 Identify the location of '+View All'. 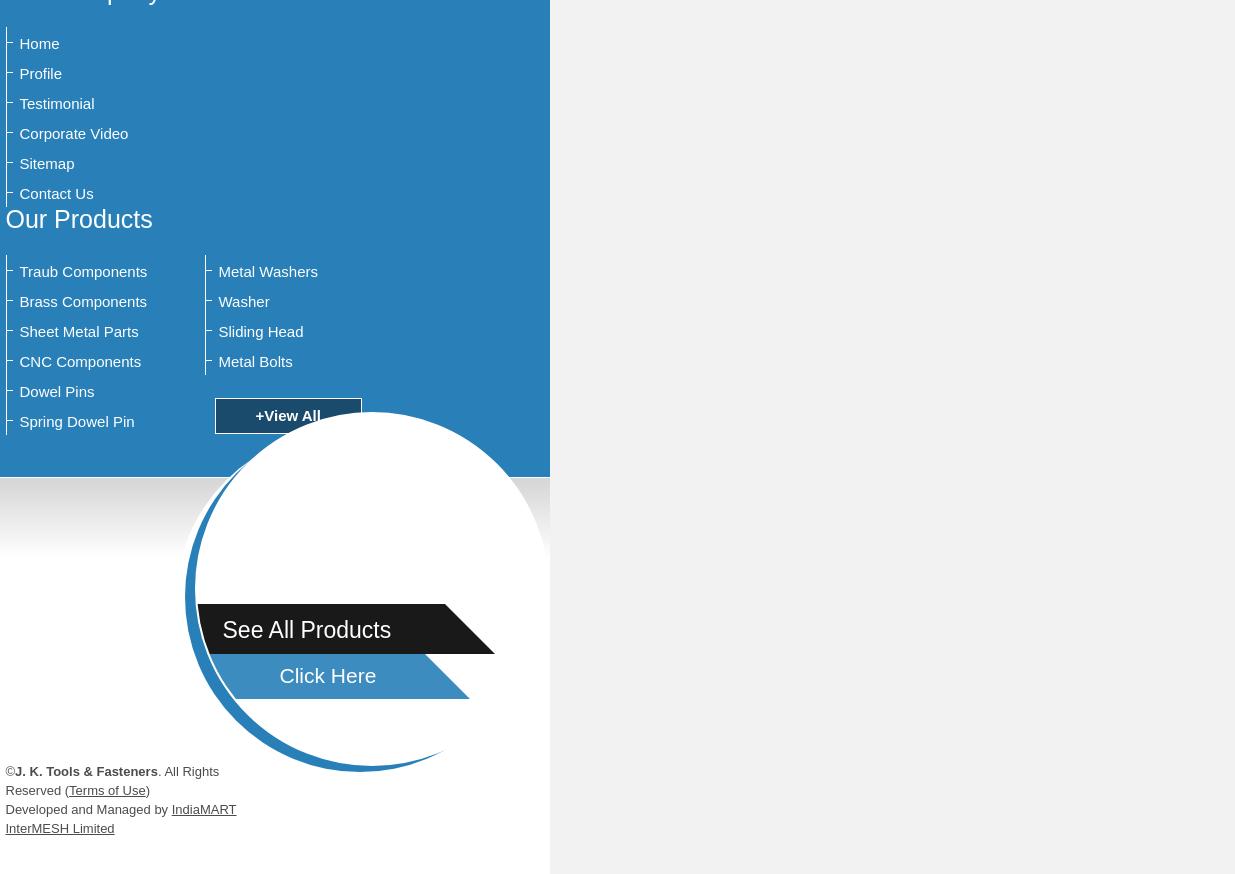
(287, 415).